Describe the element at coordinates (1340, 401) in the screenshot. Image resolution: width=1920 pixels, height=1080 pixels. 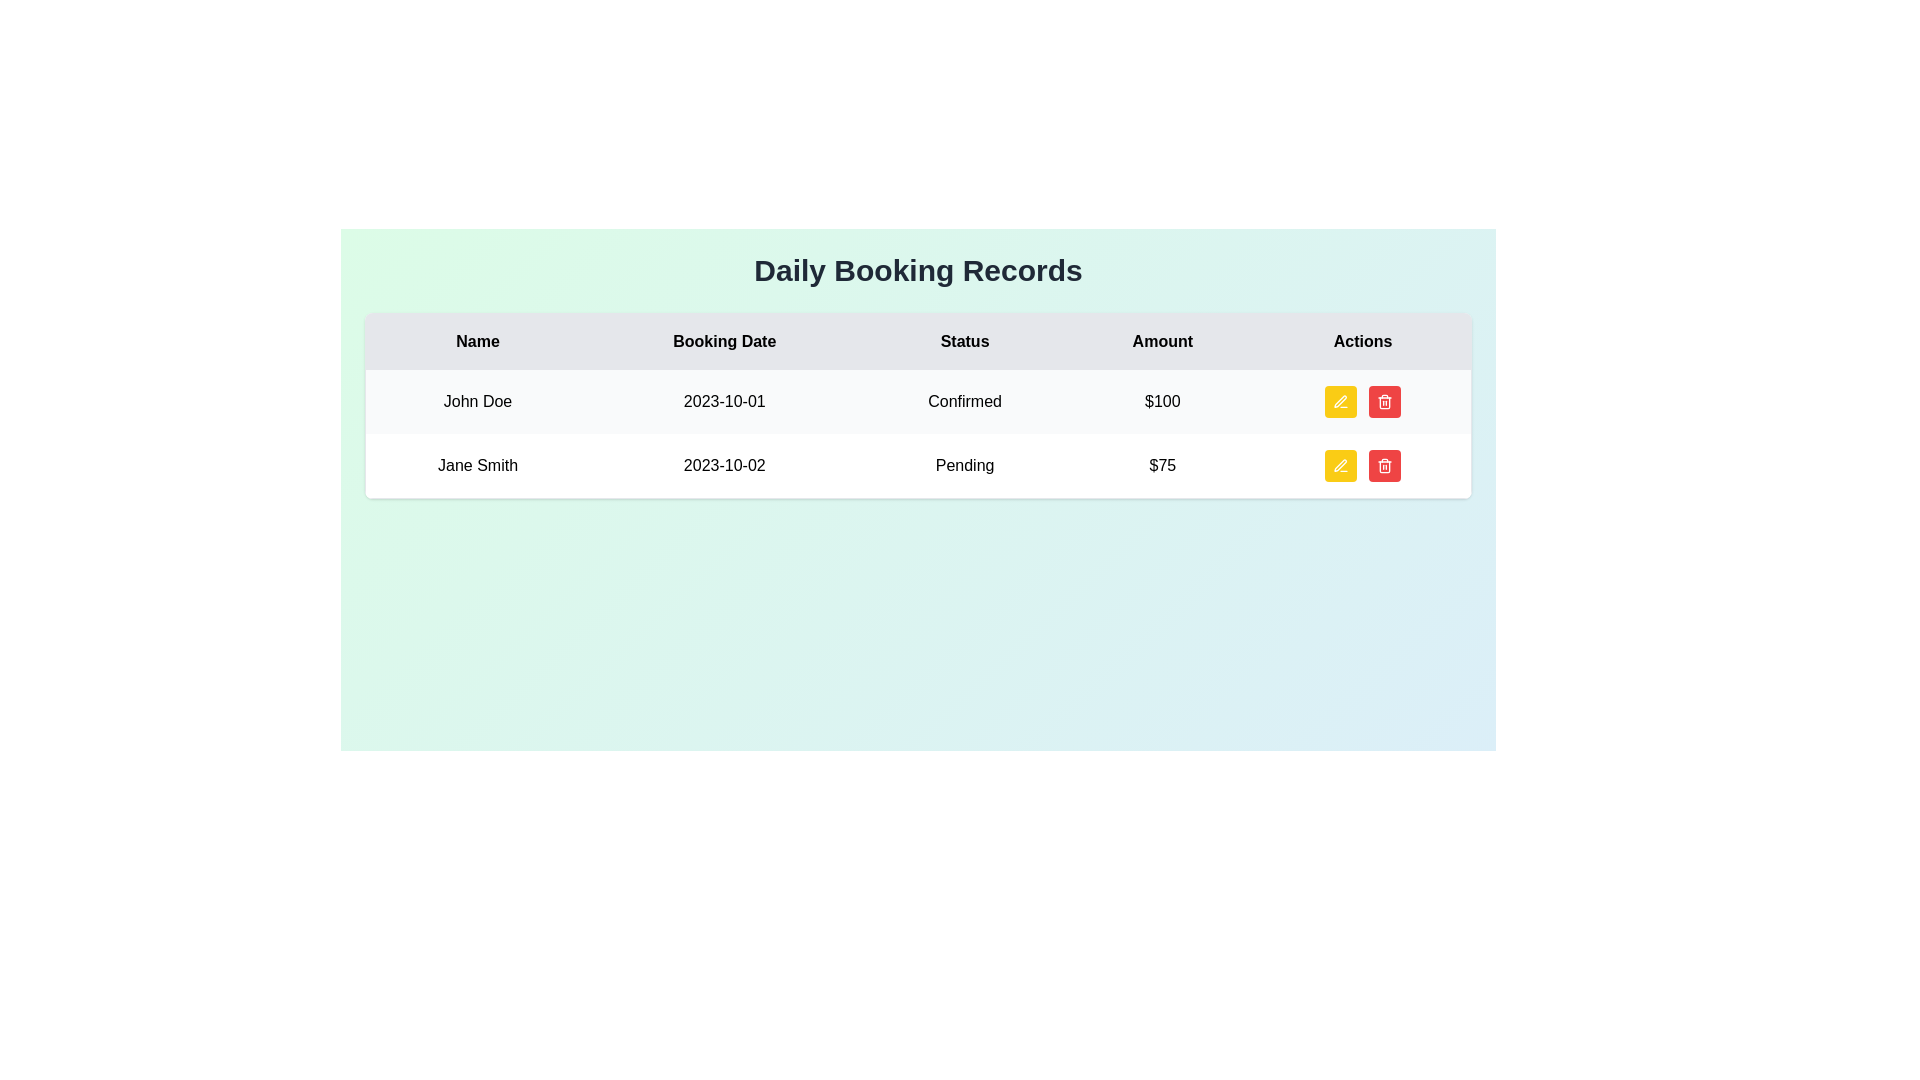
I see `the 'Edit' icon located` at that location.